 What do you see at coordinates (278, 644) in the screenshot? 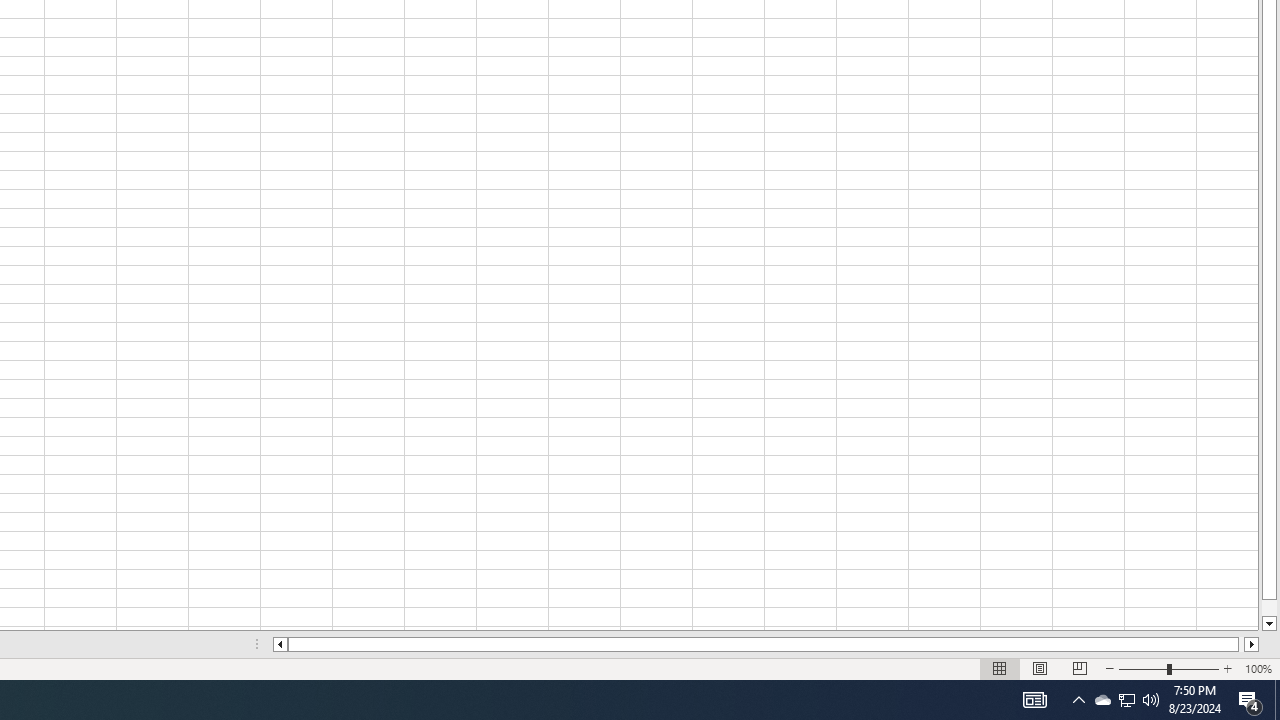
I see `'Column left'` at bounding box center [278, 644].